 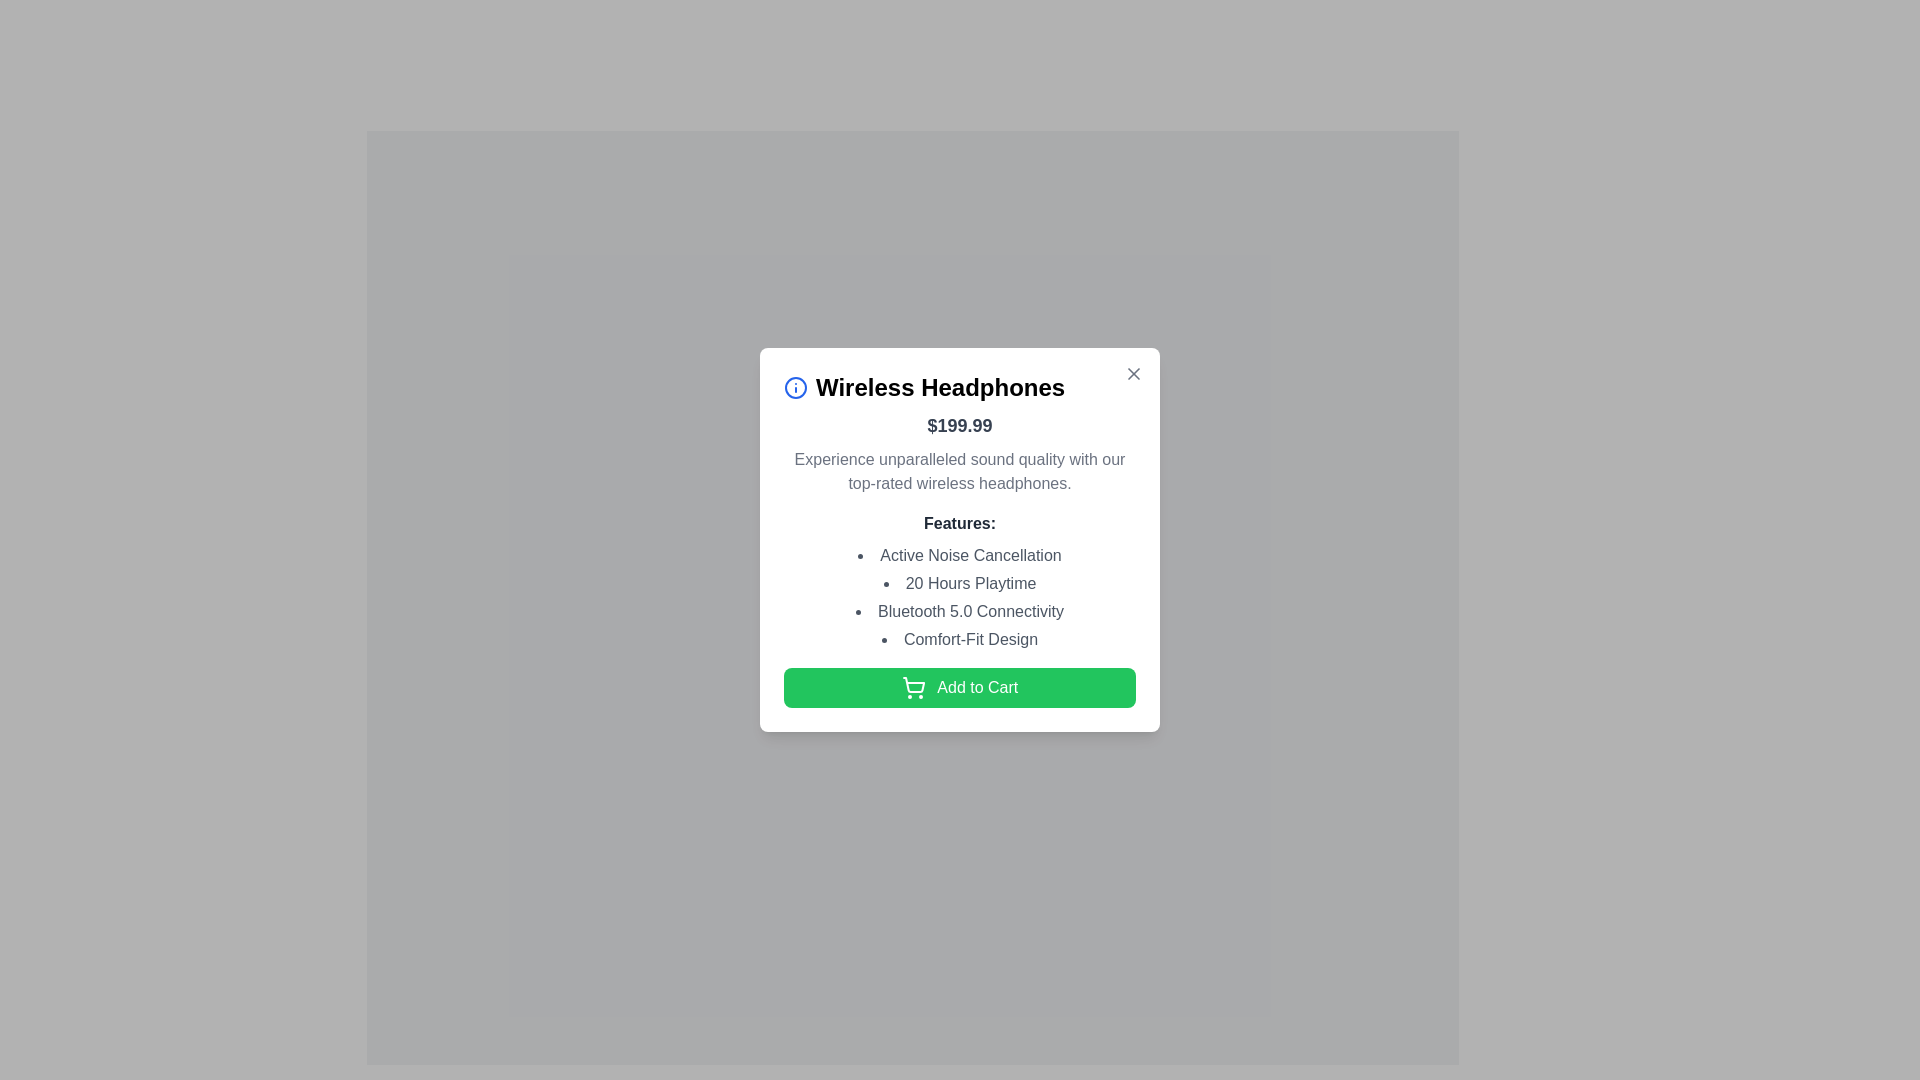 I want to click on text label describing the product feature which states '20 hours of playtime capability', located as the second item under the 'Features:' section, so click(x=960, y=582).